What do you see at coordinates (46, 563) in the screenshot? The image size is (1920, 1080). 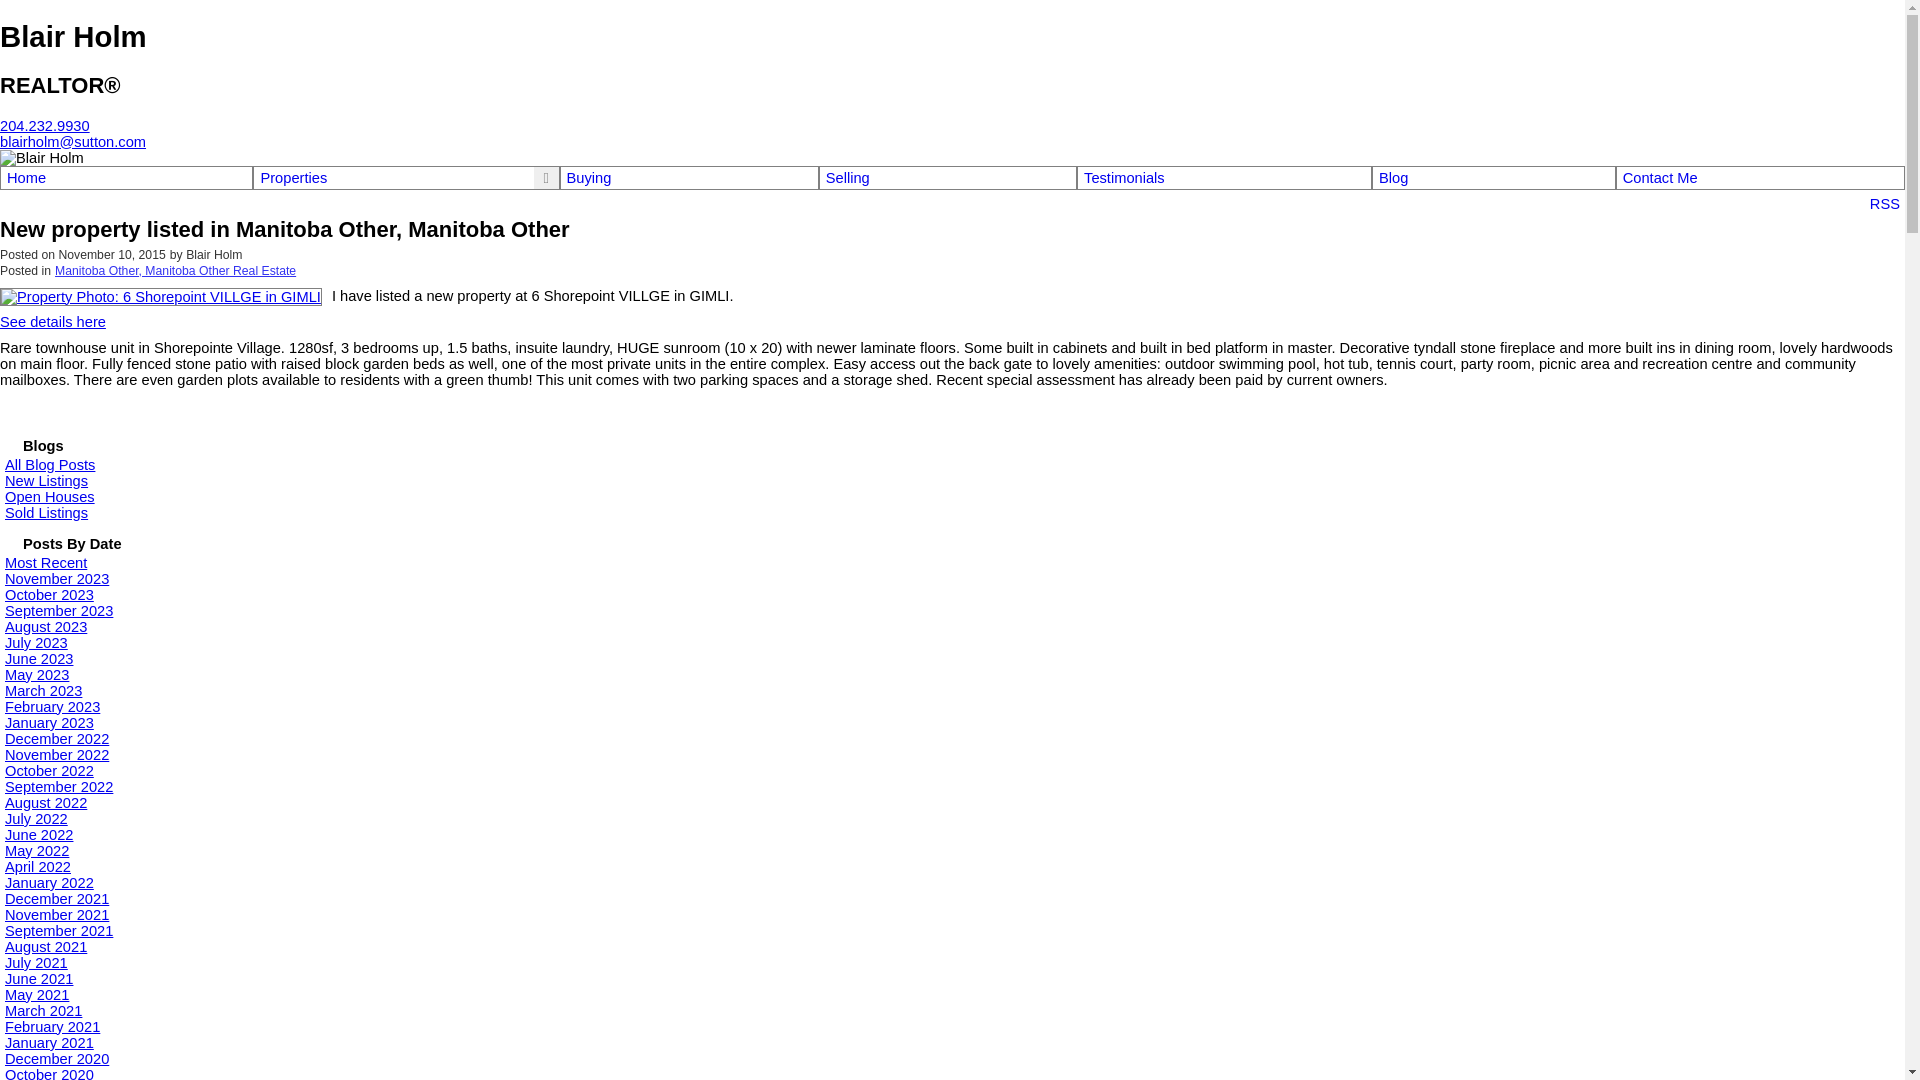 I see `'Most Recent'` at bounding box center [46, 563].